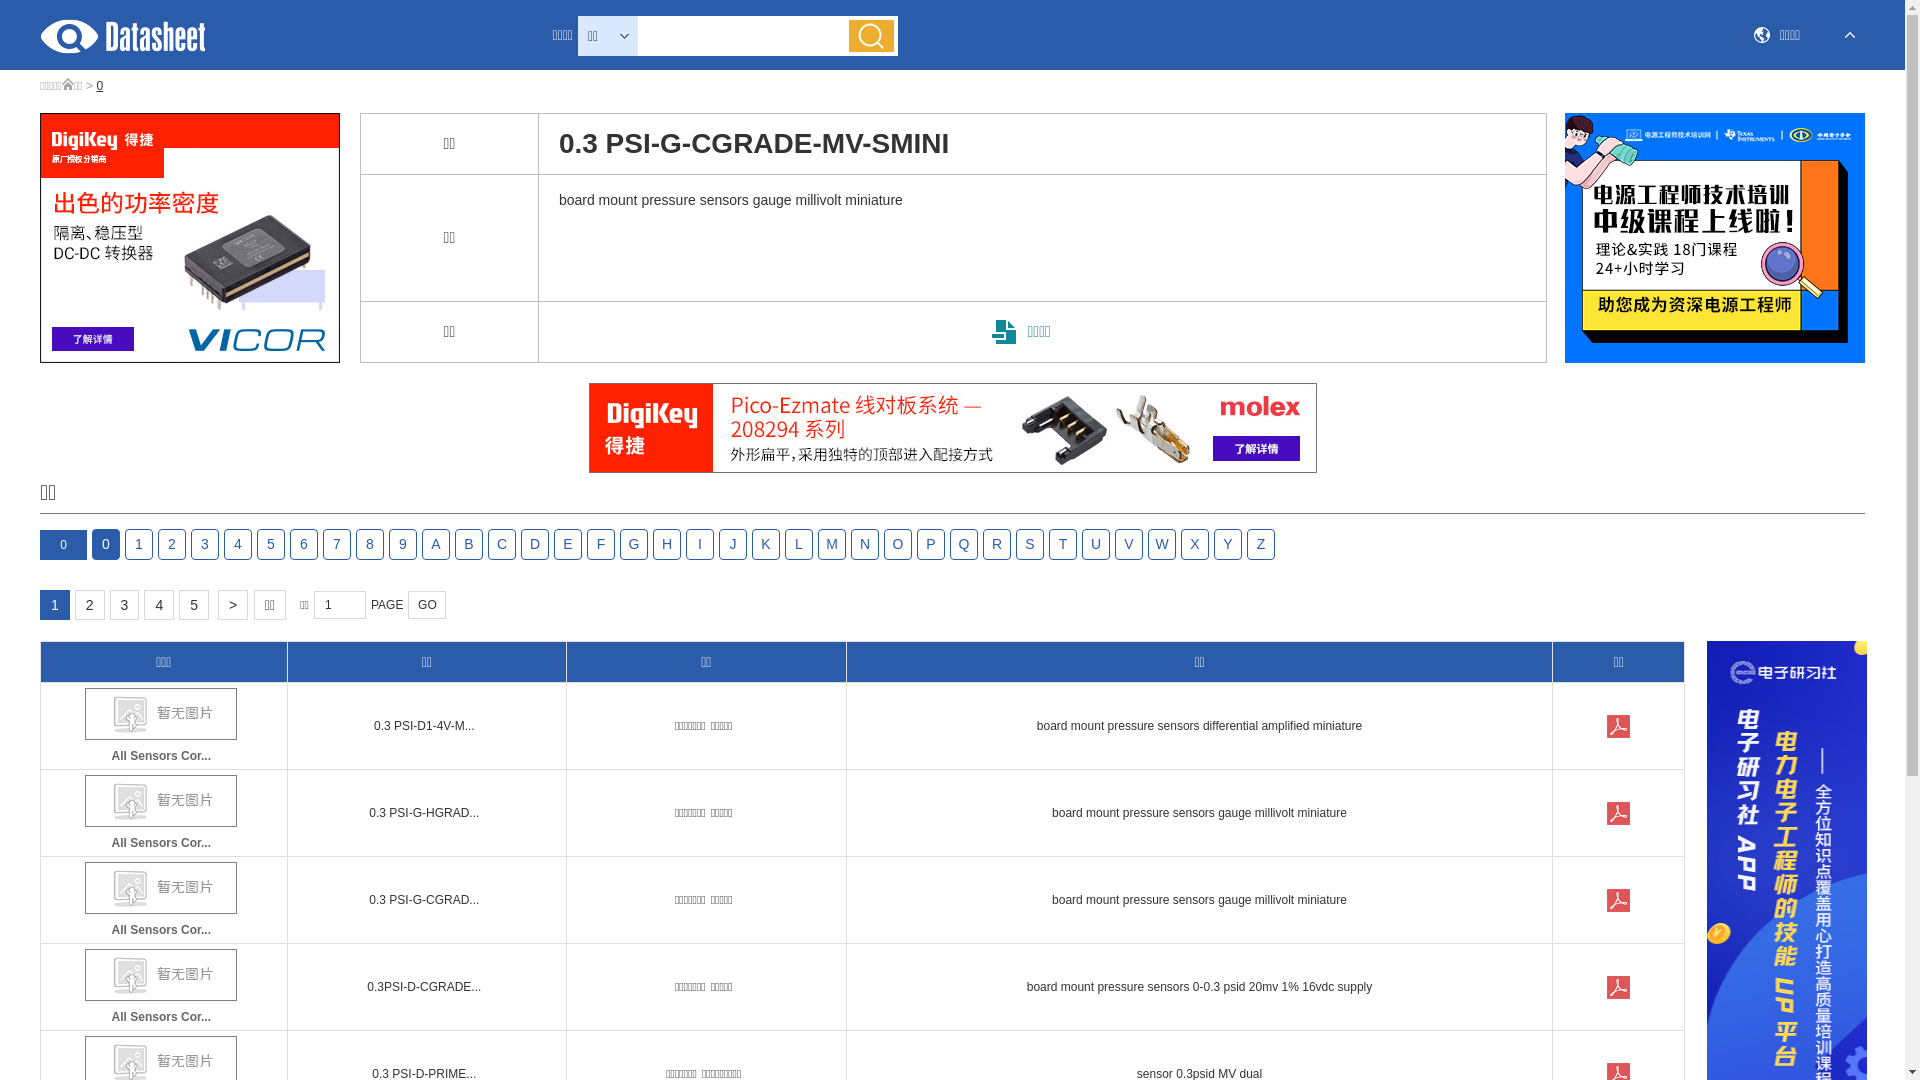 This screenshot has height=1080, width=1920. What do you see at coordinates (402, 544) in the screenshot?
I see `'9'` at bounding box center [402, 544].